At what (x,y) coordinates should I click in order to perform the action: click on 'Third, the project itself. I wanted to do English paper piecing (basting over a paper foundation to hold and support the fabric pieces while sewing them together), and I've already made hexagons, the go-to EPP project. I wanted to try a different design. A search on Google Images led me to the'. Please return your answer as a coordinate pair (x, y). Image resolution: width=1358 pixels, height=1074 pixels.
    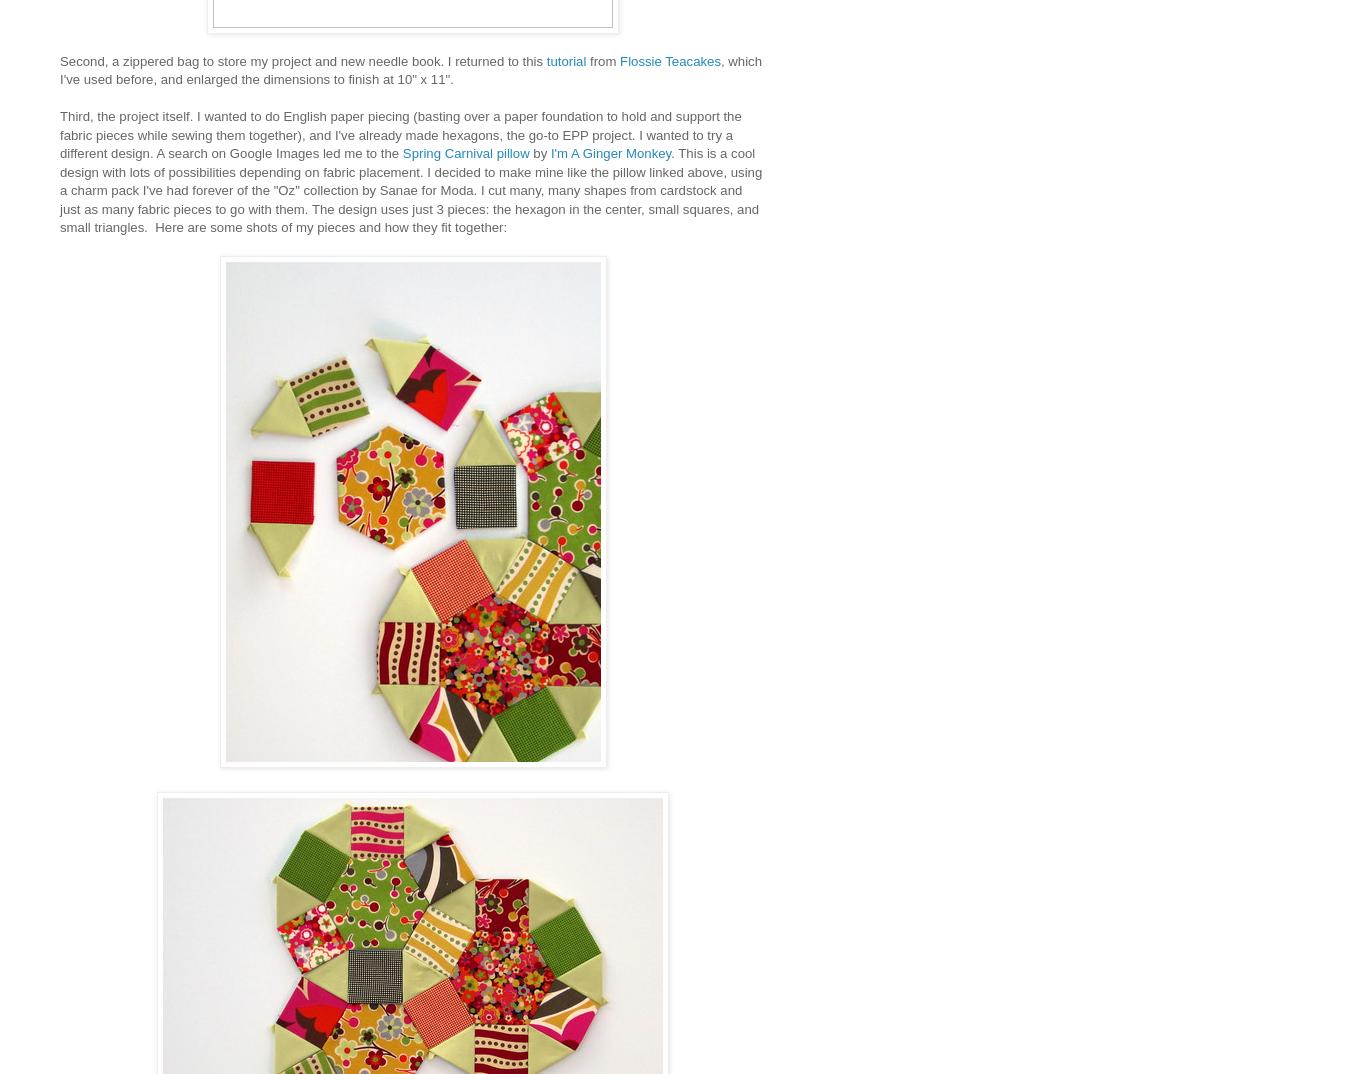
    Looking at the image, I should click on (399, 134).